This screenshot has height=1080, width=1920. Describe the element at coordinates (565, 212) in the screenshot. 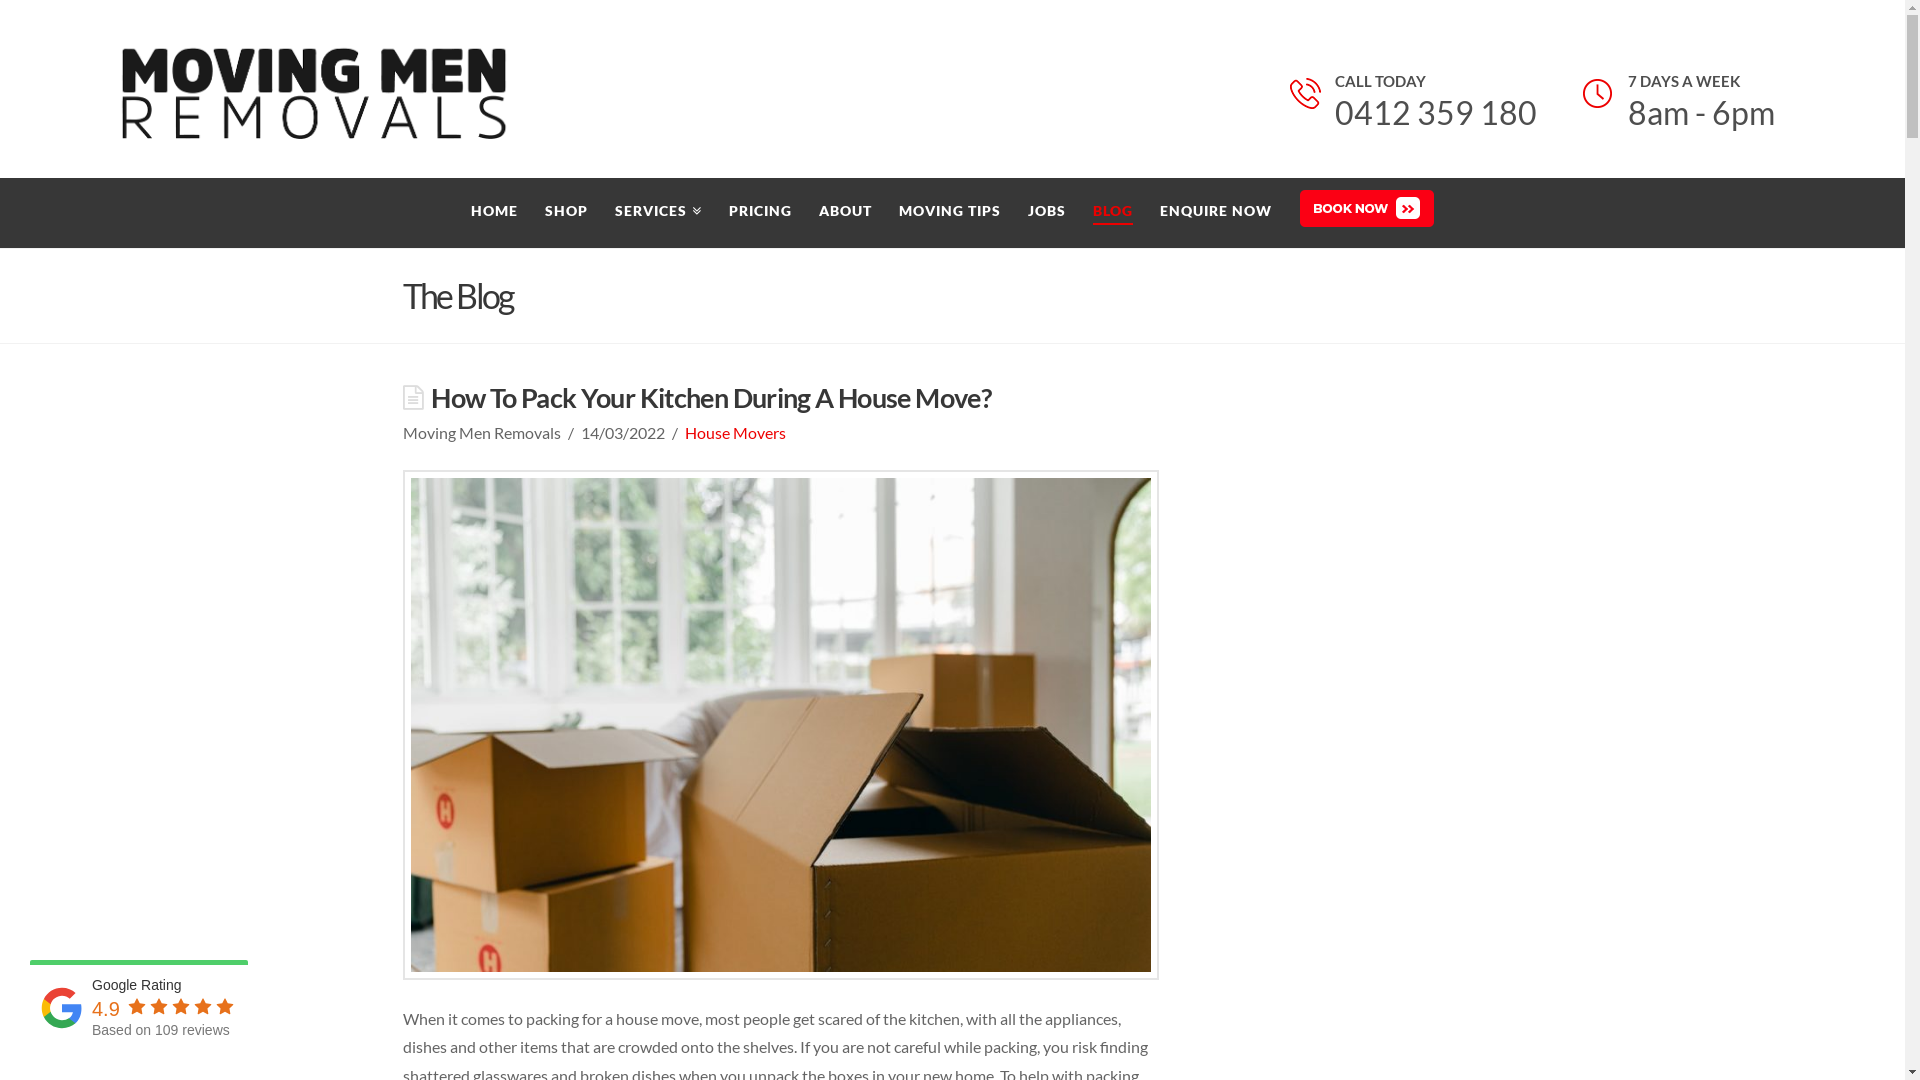

I see `'SHOP'` at that location.